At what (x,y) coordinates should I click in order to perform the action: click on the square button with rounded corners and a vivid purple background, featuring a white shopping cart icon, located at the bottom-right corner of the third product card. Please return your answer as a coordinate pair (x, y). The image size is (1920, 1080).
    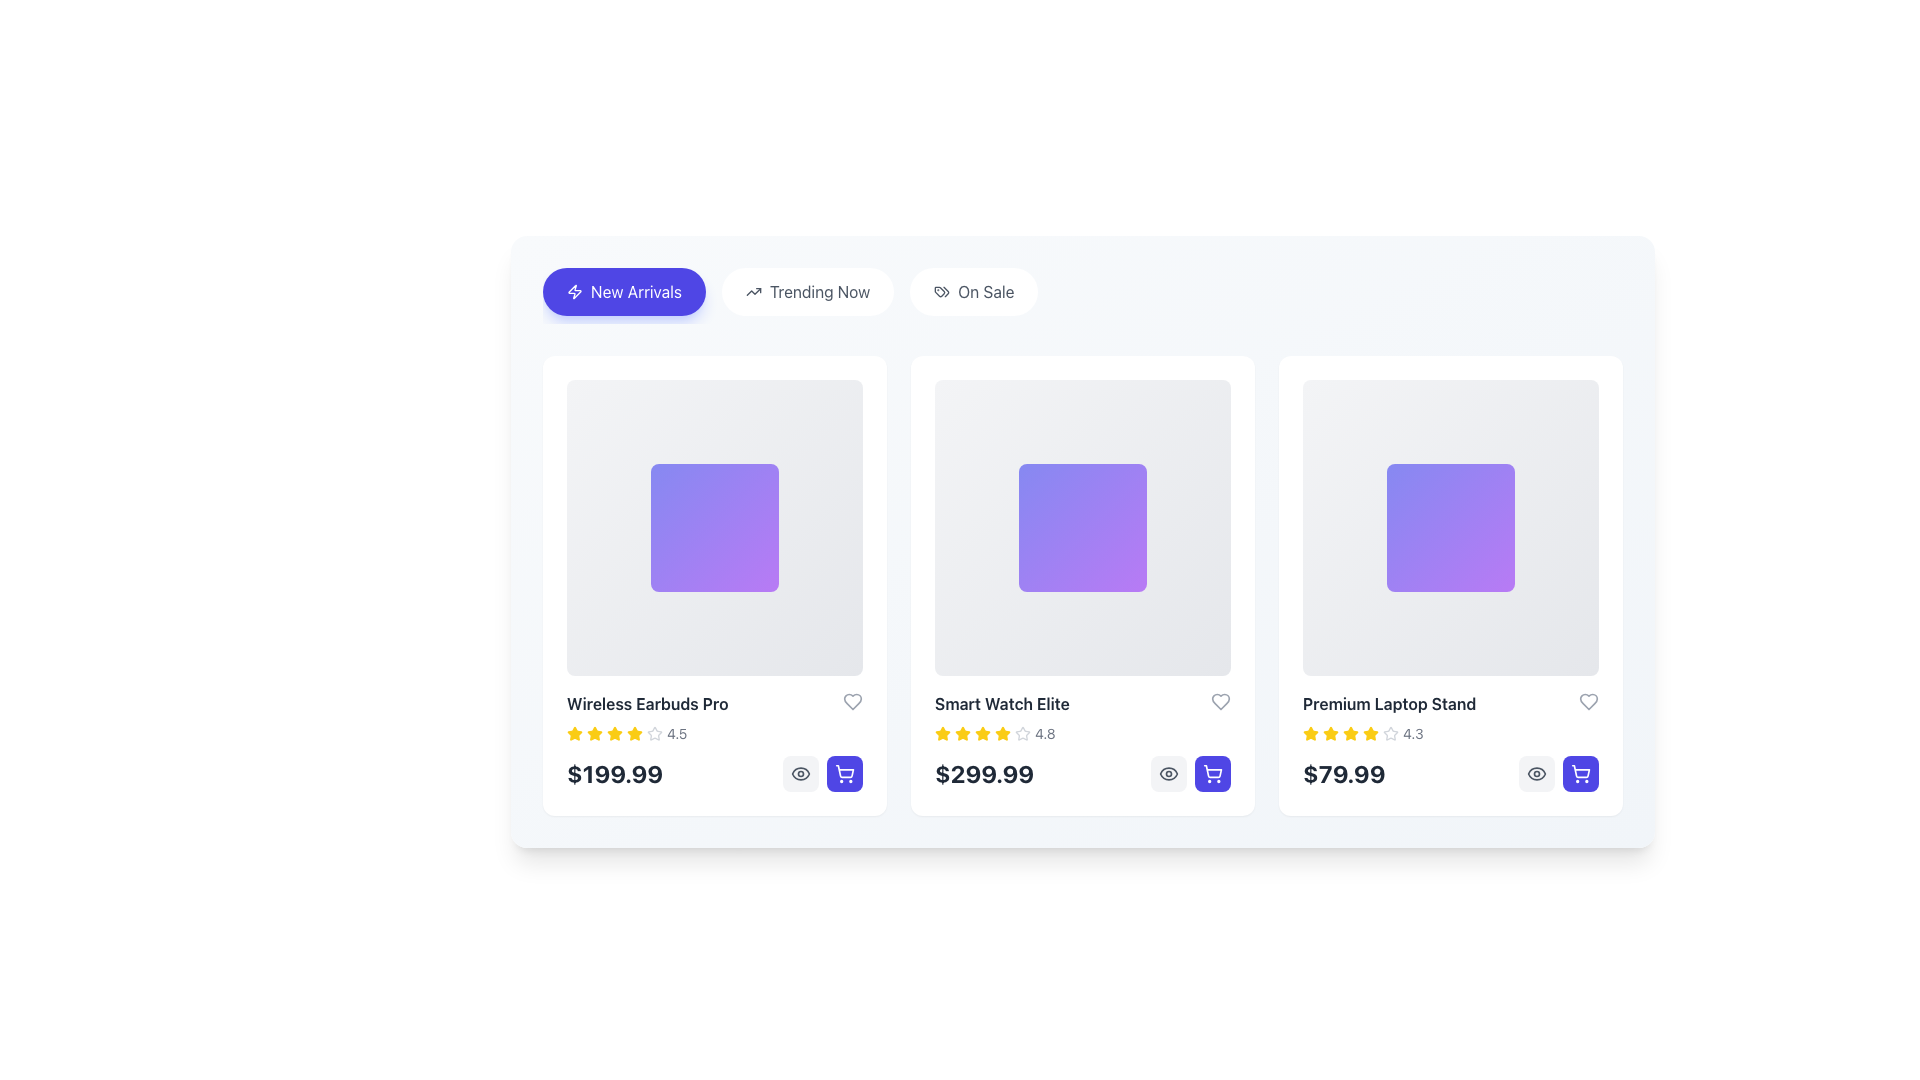
    Looking at the image, I should click on (1579, 773).